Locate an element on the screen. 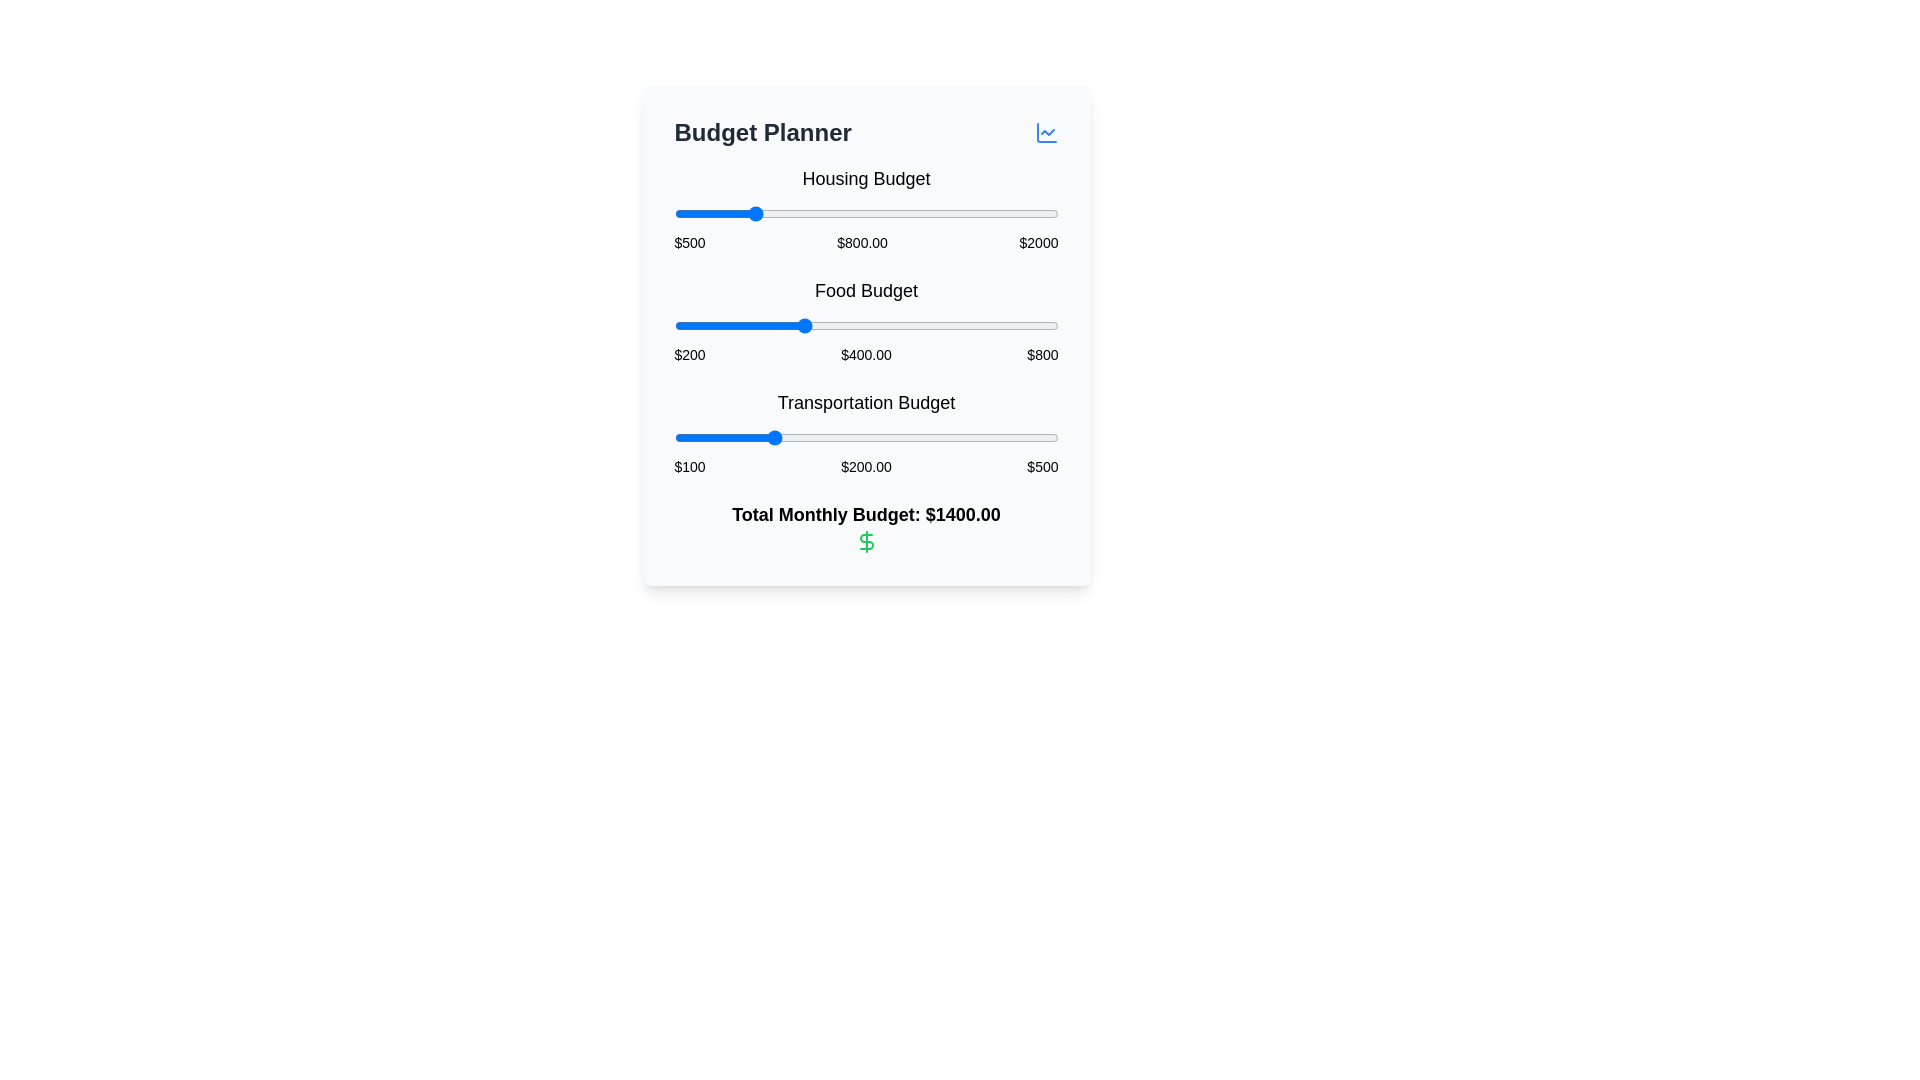 The image size is (1920, 1080). the housing budget slider is located at coordinates (744, 213).